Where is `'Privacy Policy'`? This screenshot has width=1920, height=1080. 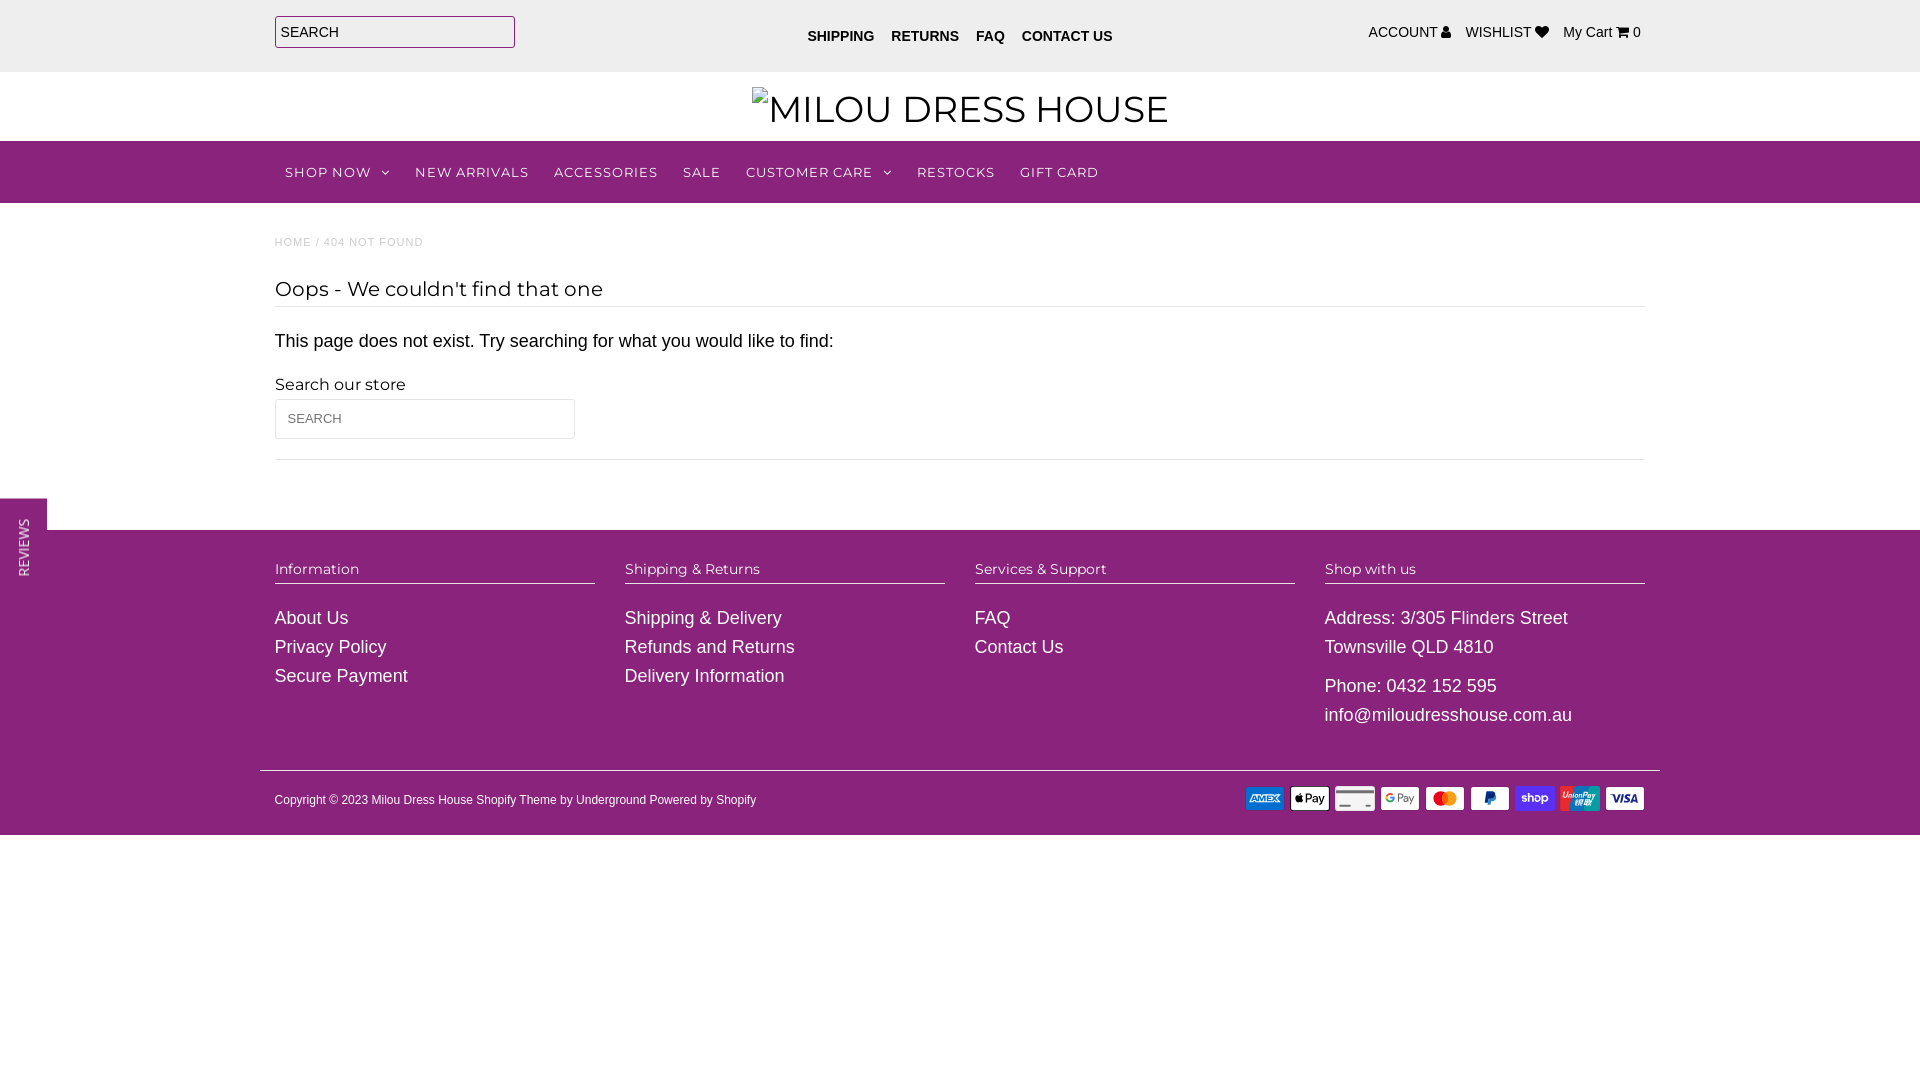
'Privacy Policy' is located at coordinates (331, 647).